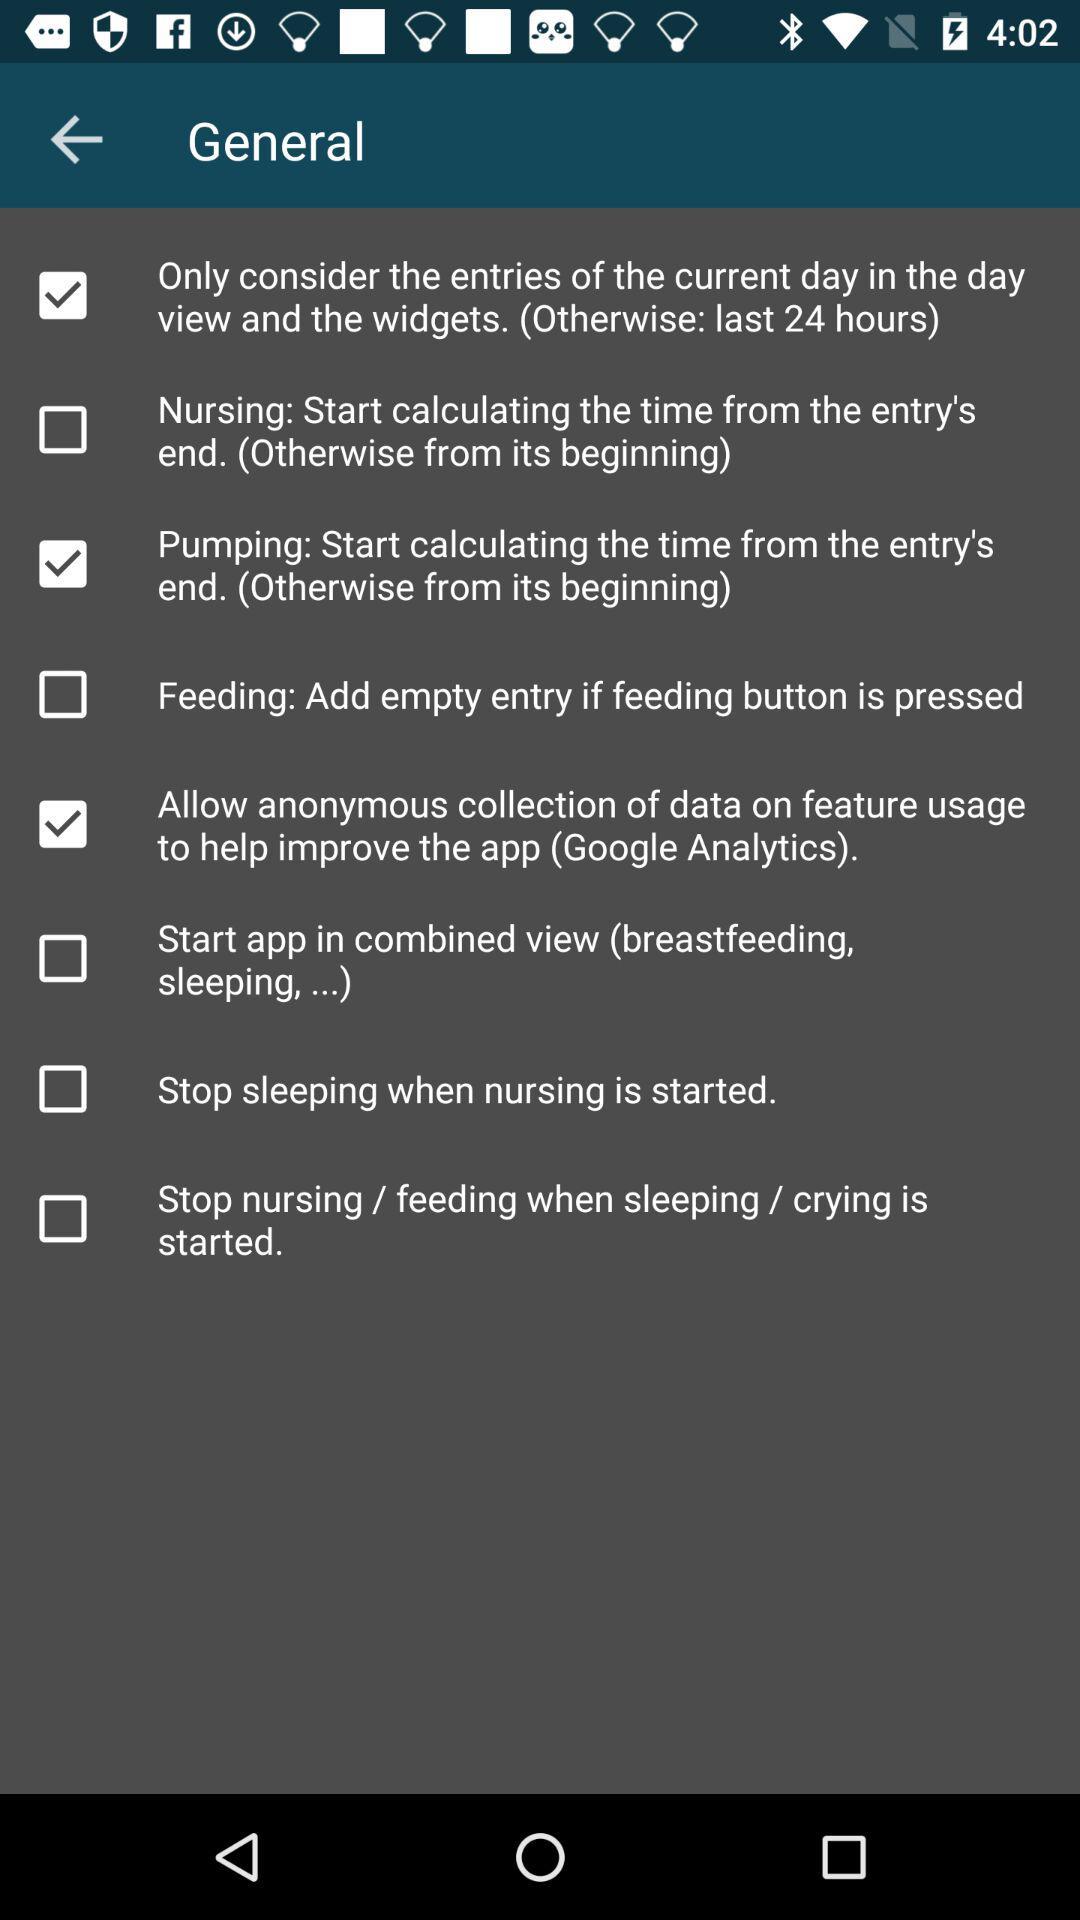 The image size is (1080, 1920). What do you see at coordinates (61, 1088) in the screenshot?
I see `to select` at bounding box center [61, 1088].